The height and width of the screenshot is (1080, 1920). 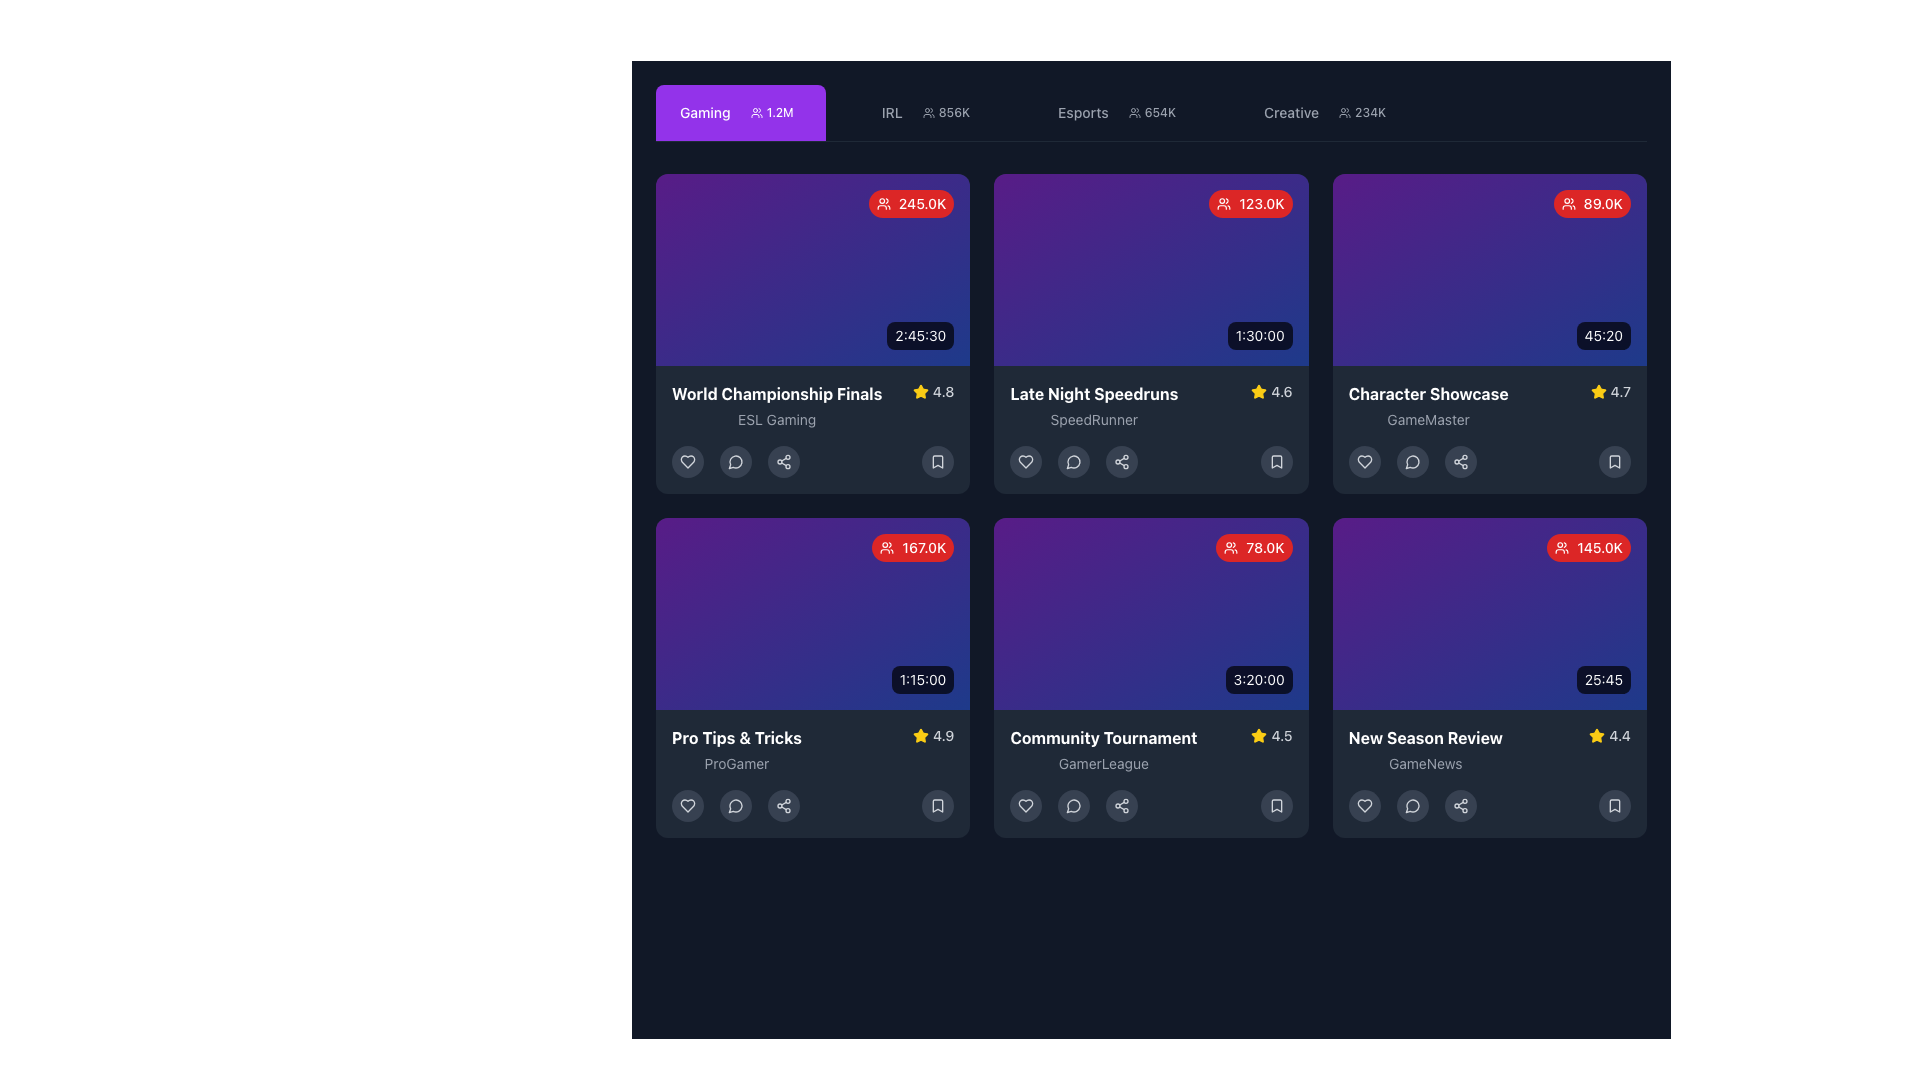 I want to click on displayed numeric value from the badge located in the top-right corner of the 'Pro Tips & Tricks' card, so click(x=912, y=547).